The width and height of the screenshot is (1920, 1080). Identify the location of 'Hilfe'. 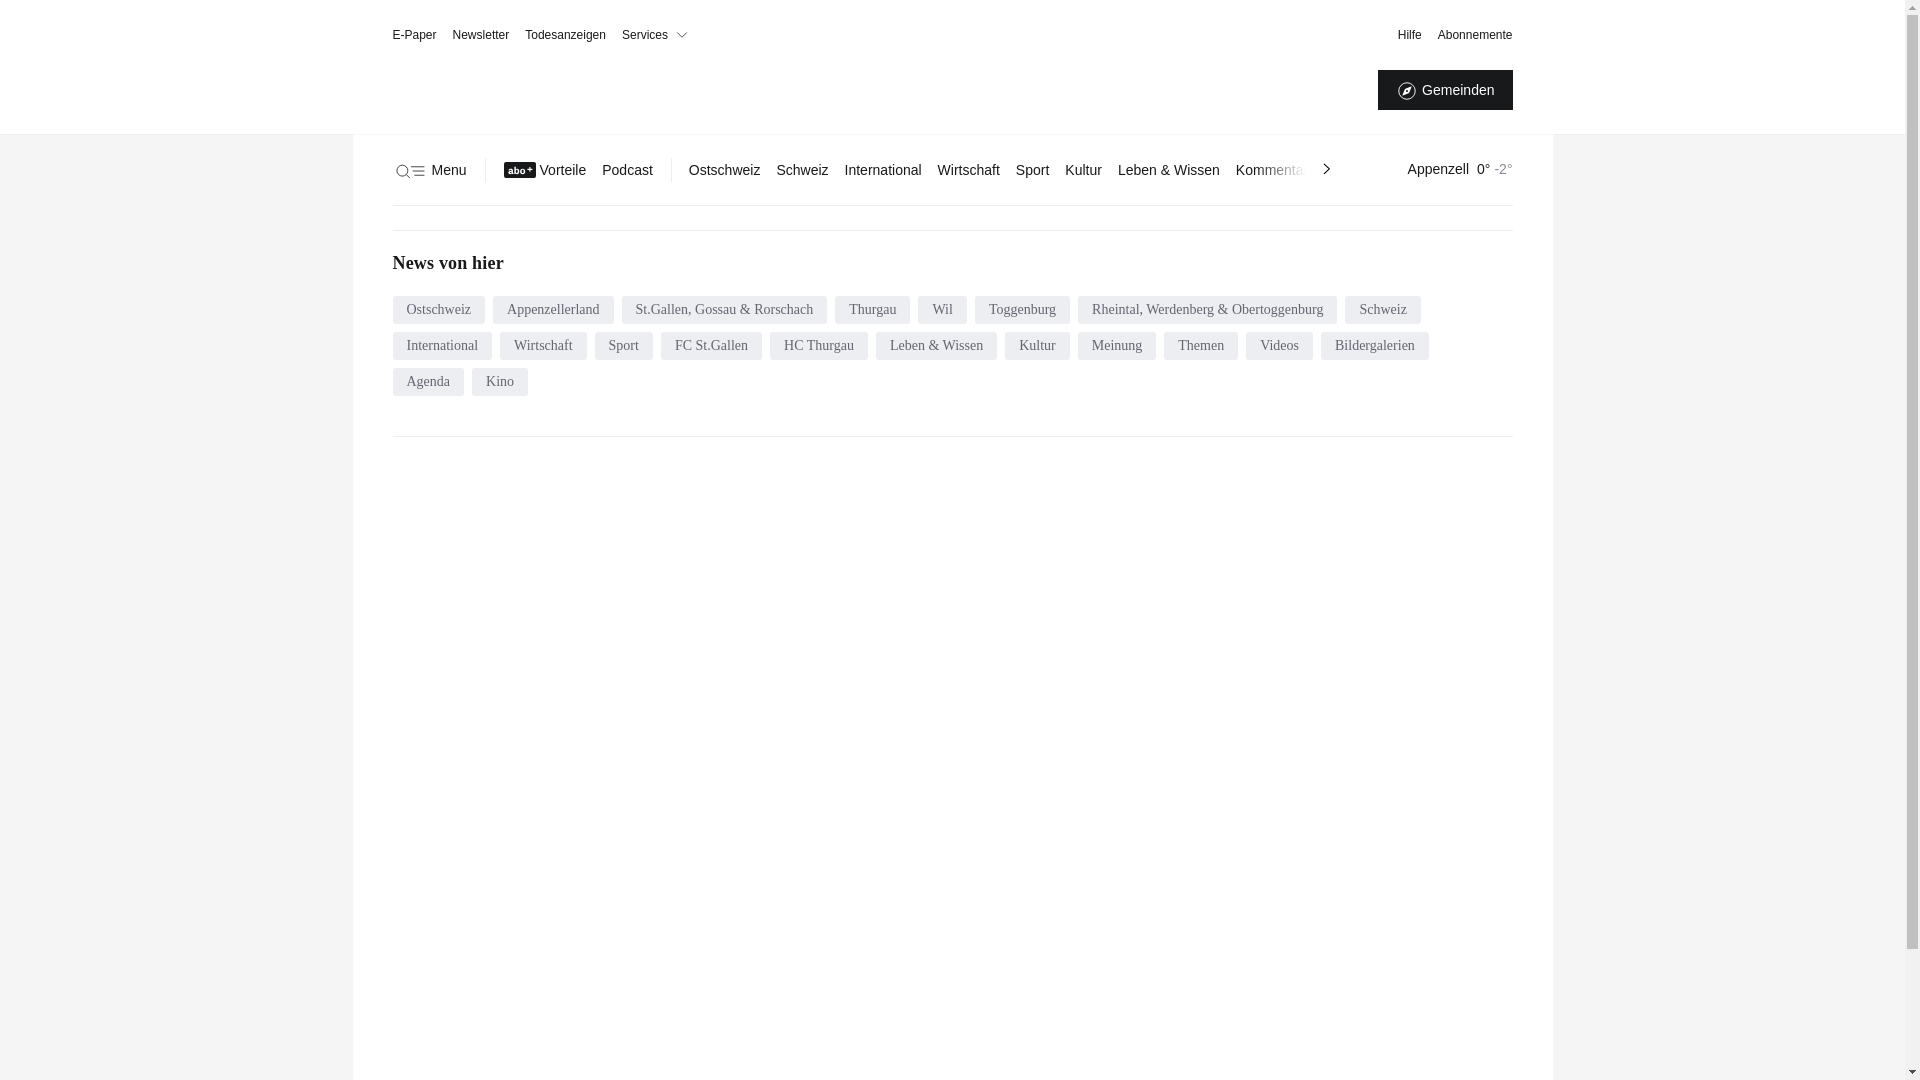
(1409, 34).